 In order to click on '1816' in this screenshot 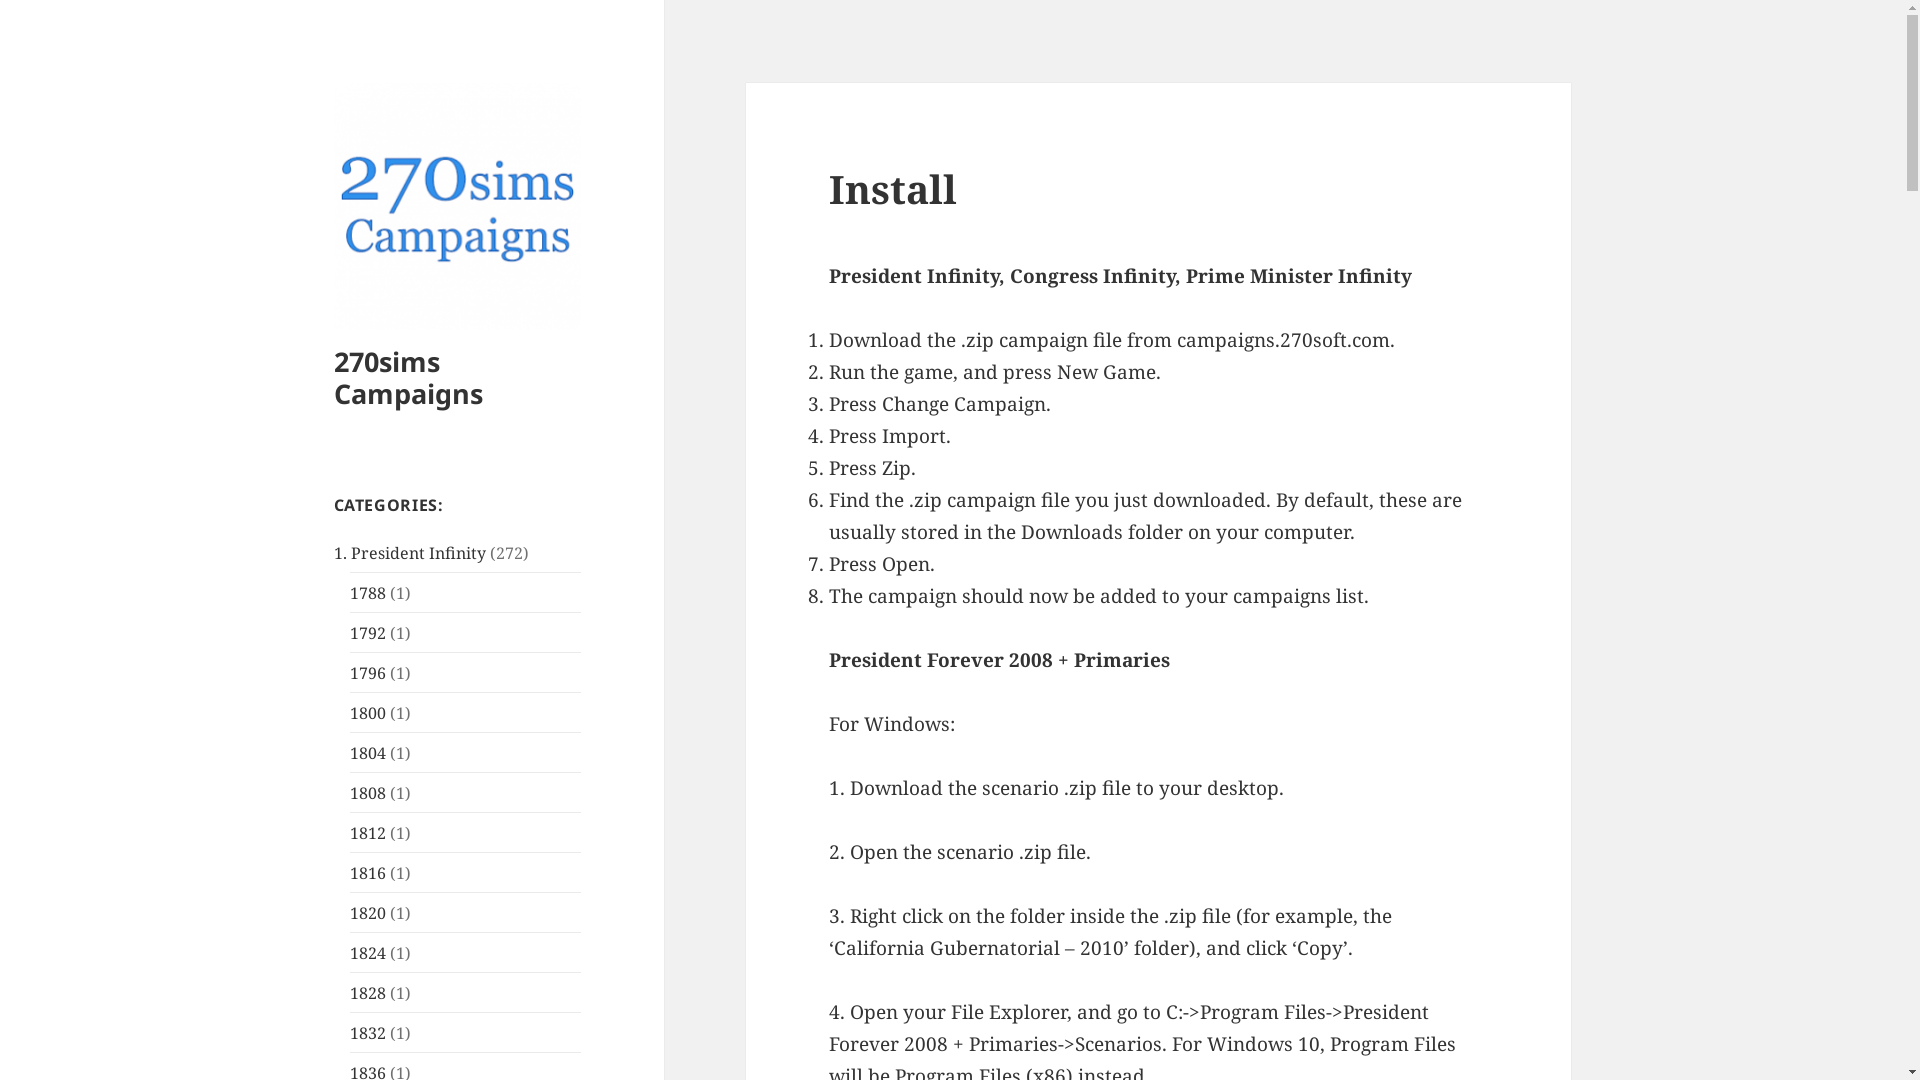, I will do `click(368, 871)`.